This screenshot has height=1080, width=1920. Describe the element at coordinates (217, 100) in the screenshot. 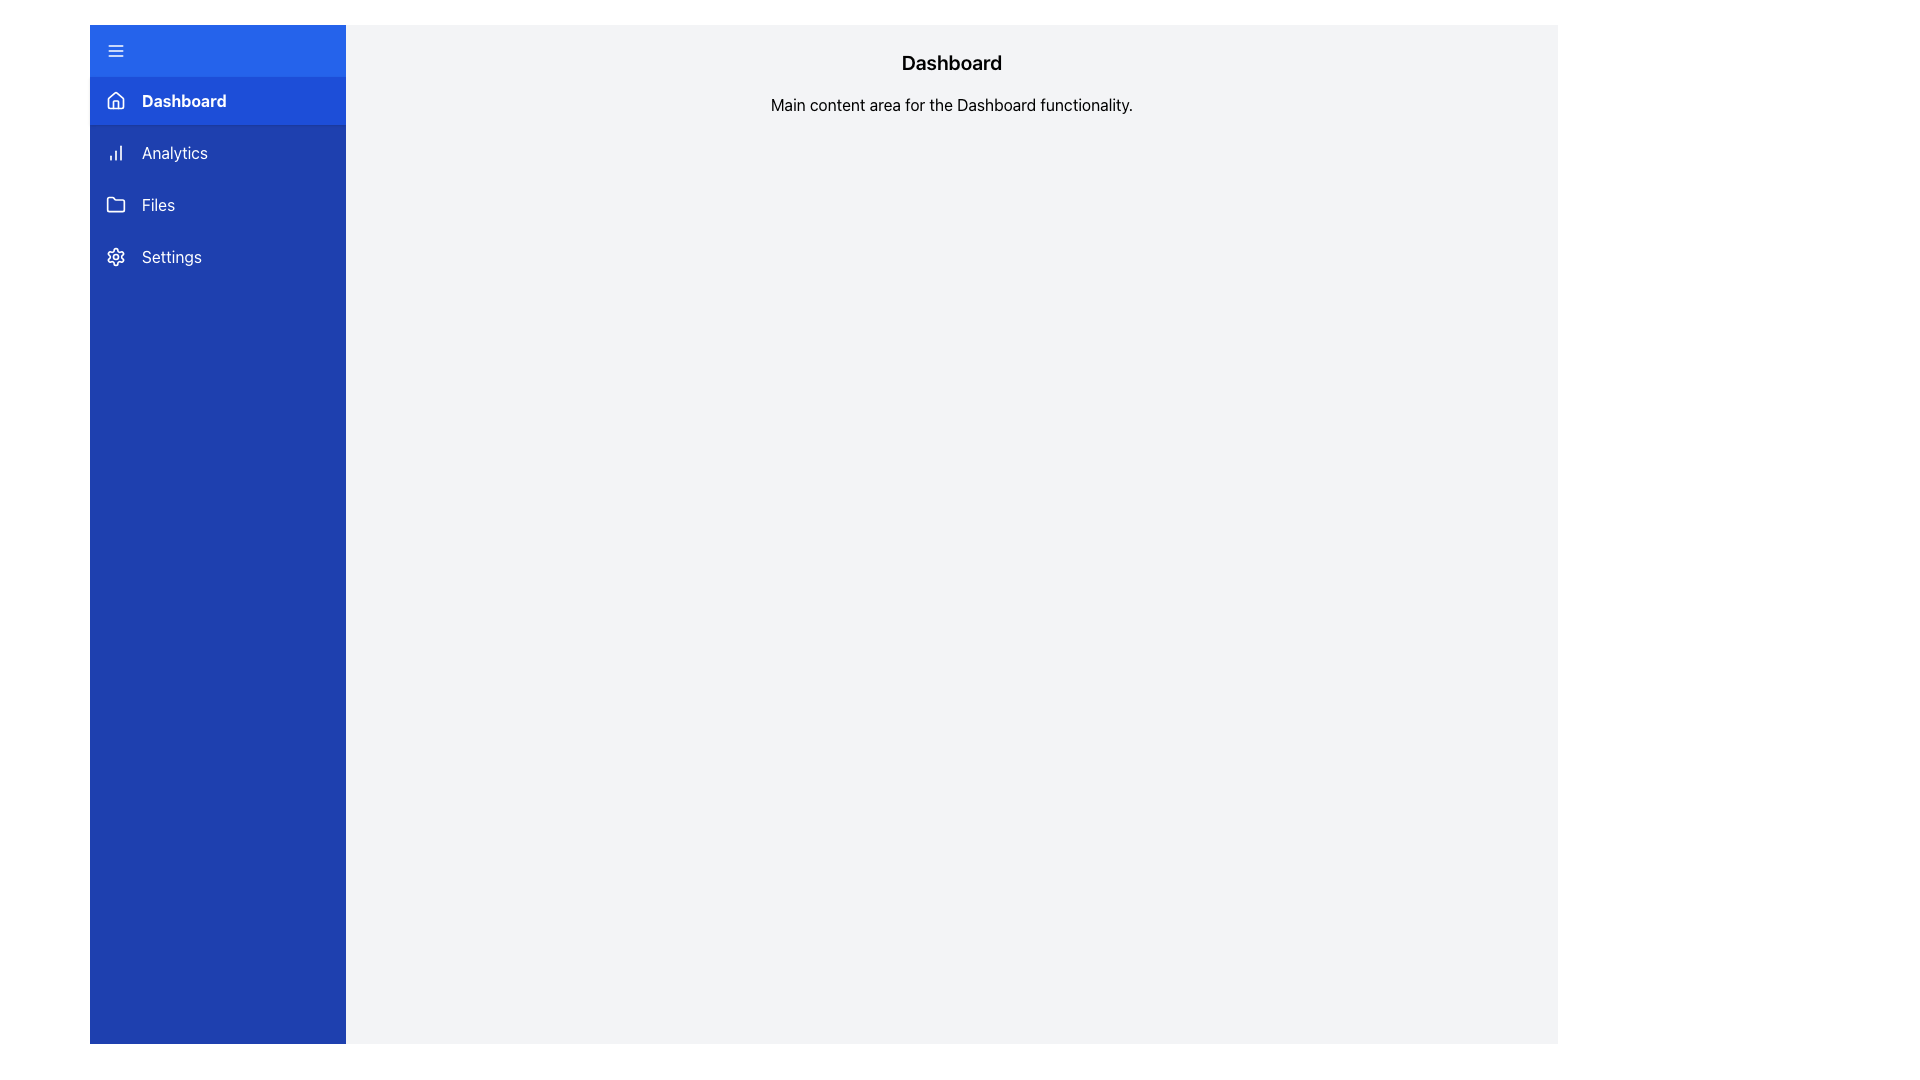

I see `the first menu item in the vertically stacked sidebar menu` at that location.